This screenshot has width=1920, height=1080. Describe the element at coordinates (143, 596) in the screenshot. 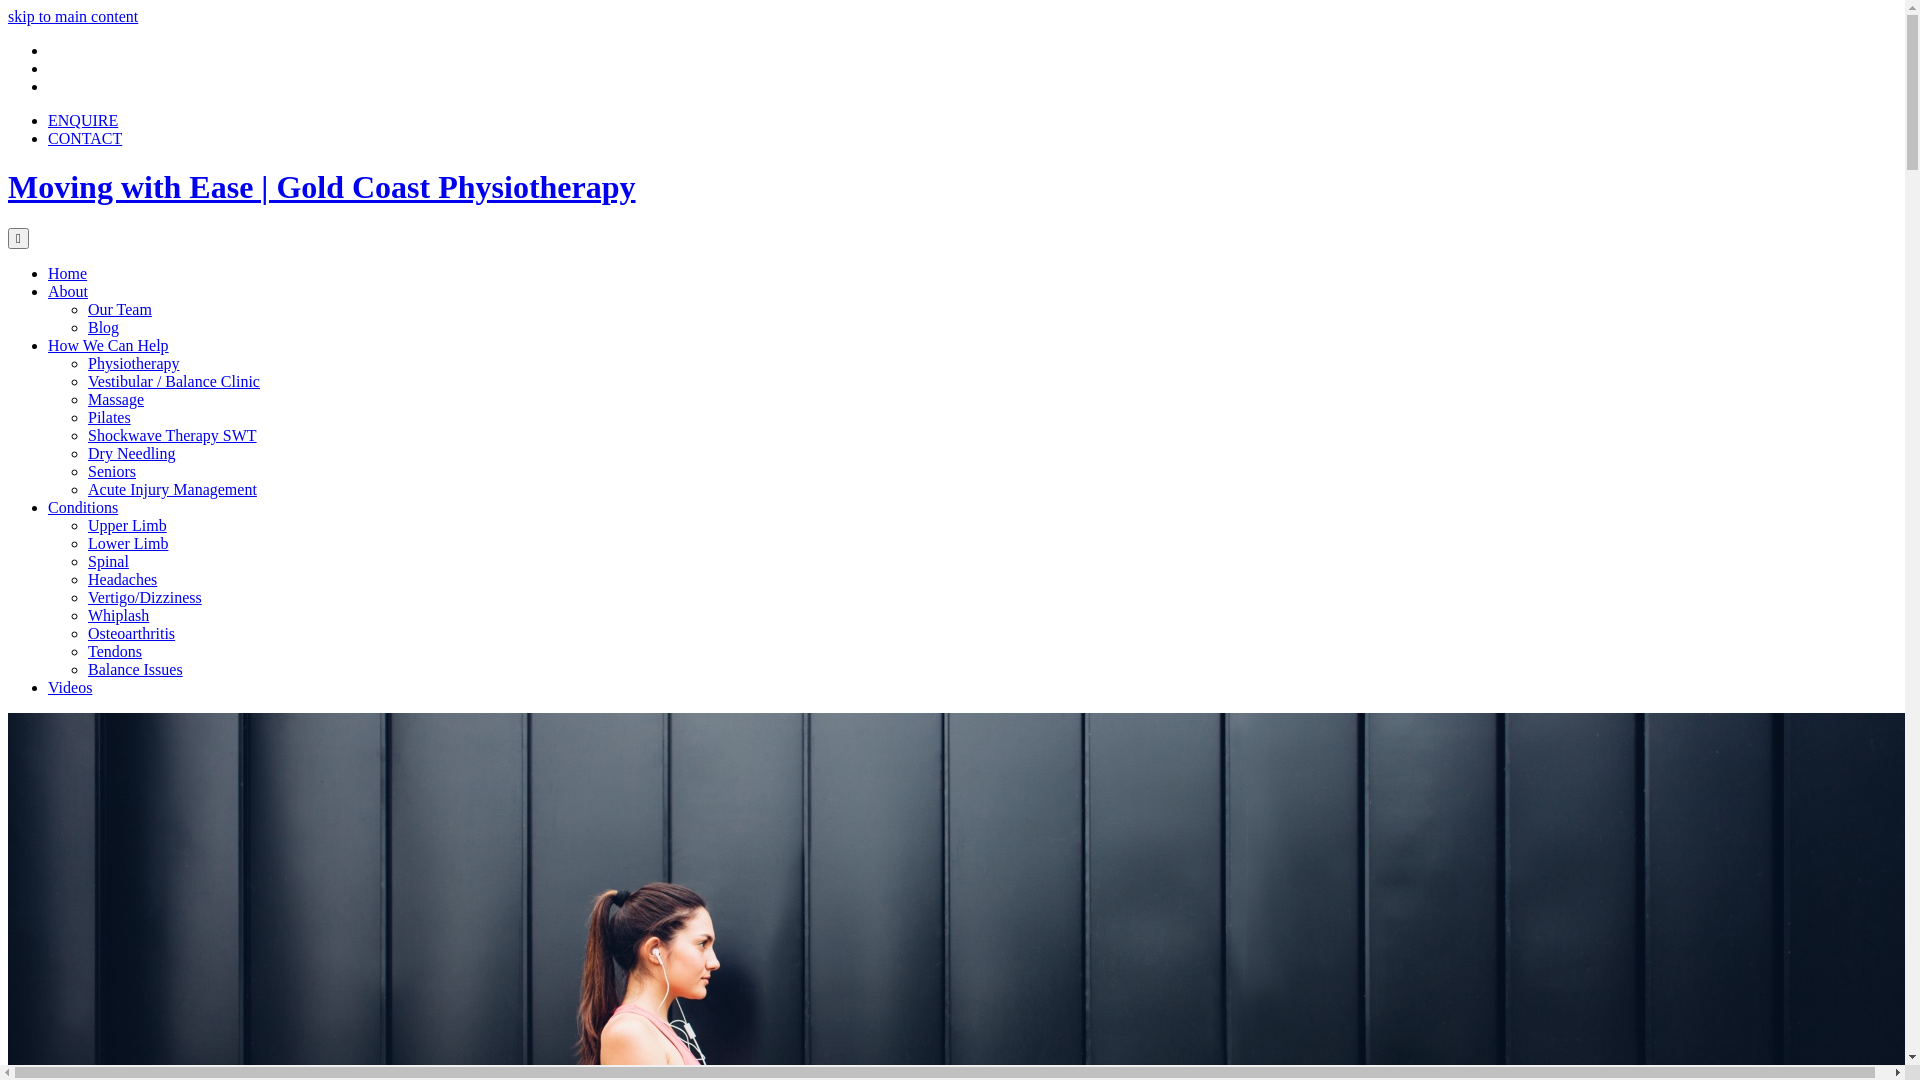

I see `'Vertigo/Dizziness'` at that location.